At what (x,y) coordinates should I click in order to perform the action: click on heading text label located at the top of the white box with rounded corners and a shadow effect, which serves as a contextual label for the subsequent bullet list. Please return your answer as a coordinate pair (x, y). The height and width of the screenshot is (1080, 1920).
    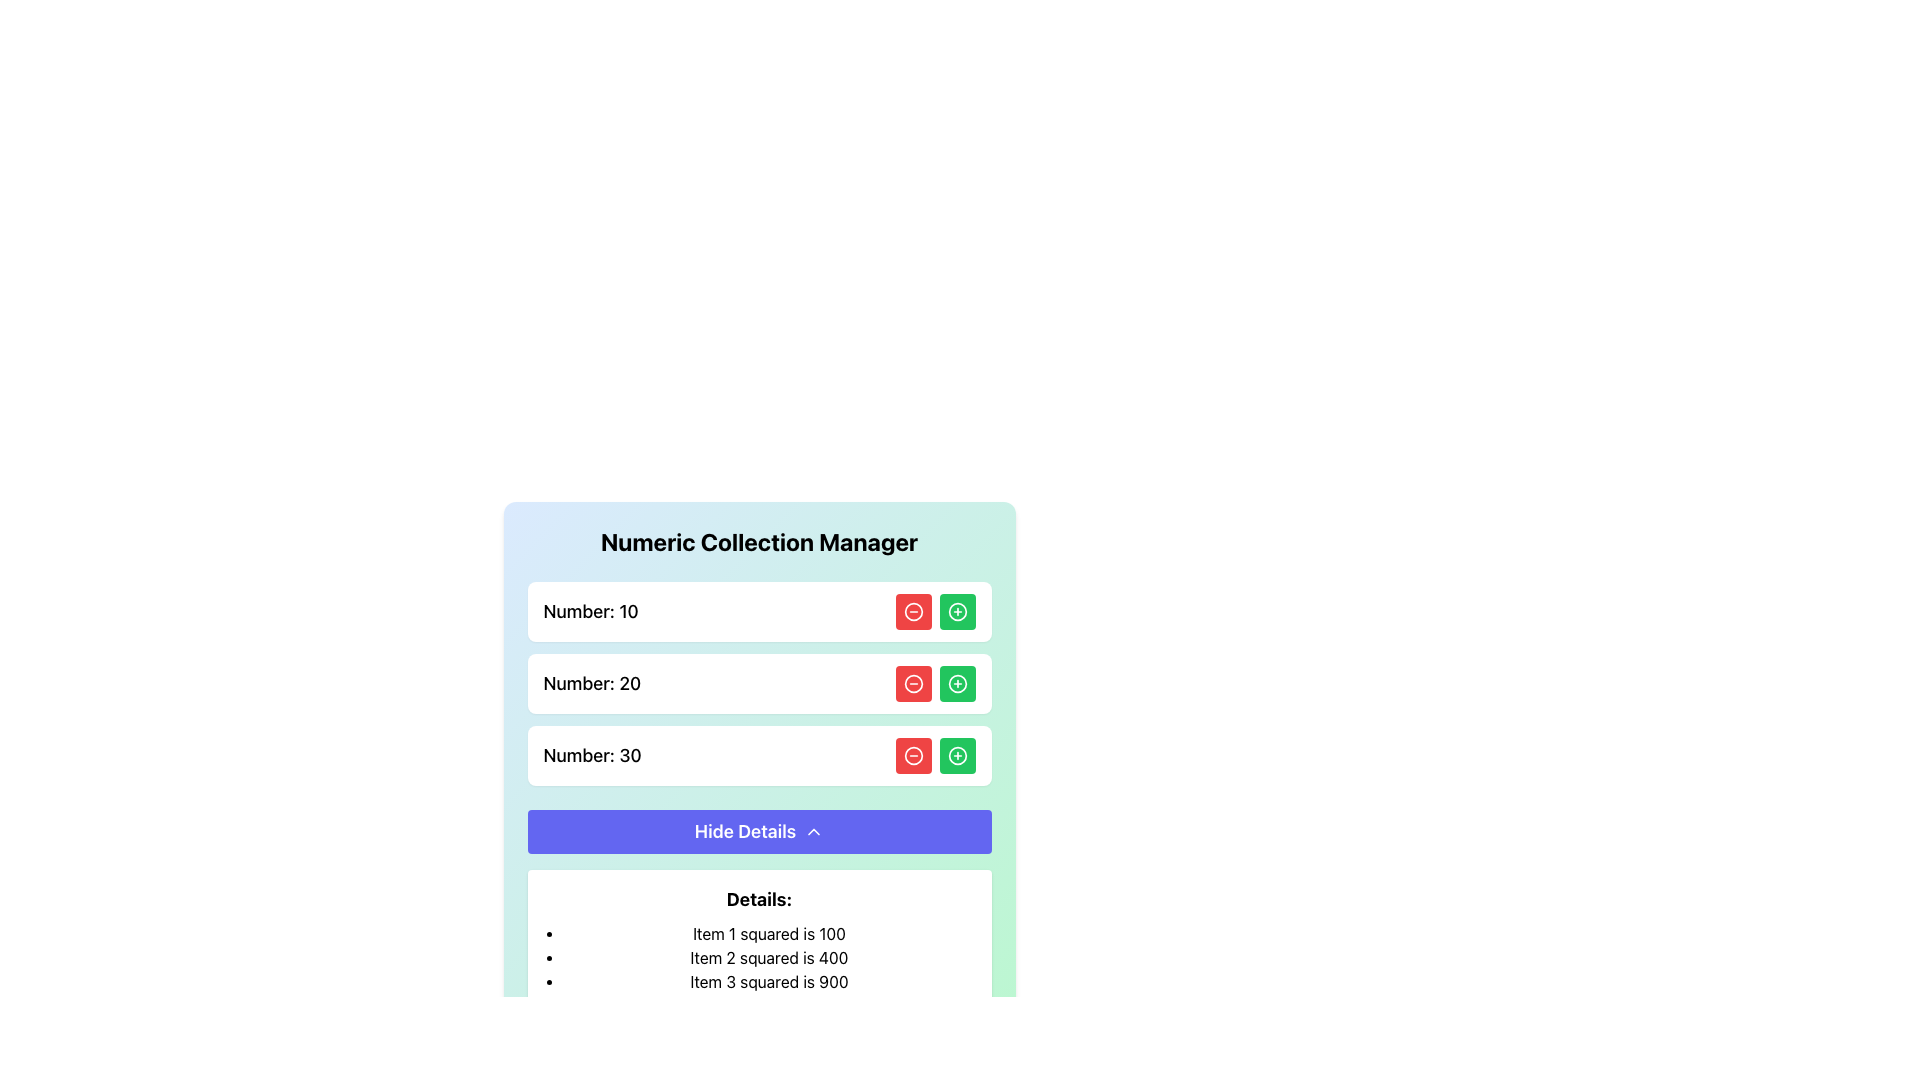
    Looking at the image, I should click on (758, 898).